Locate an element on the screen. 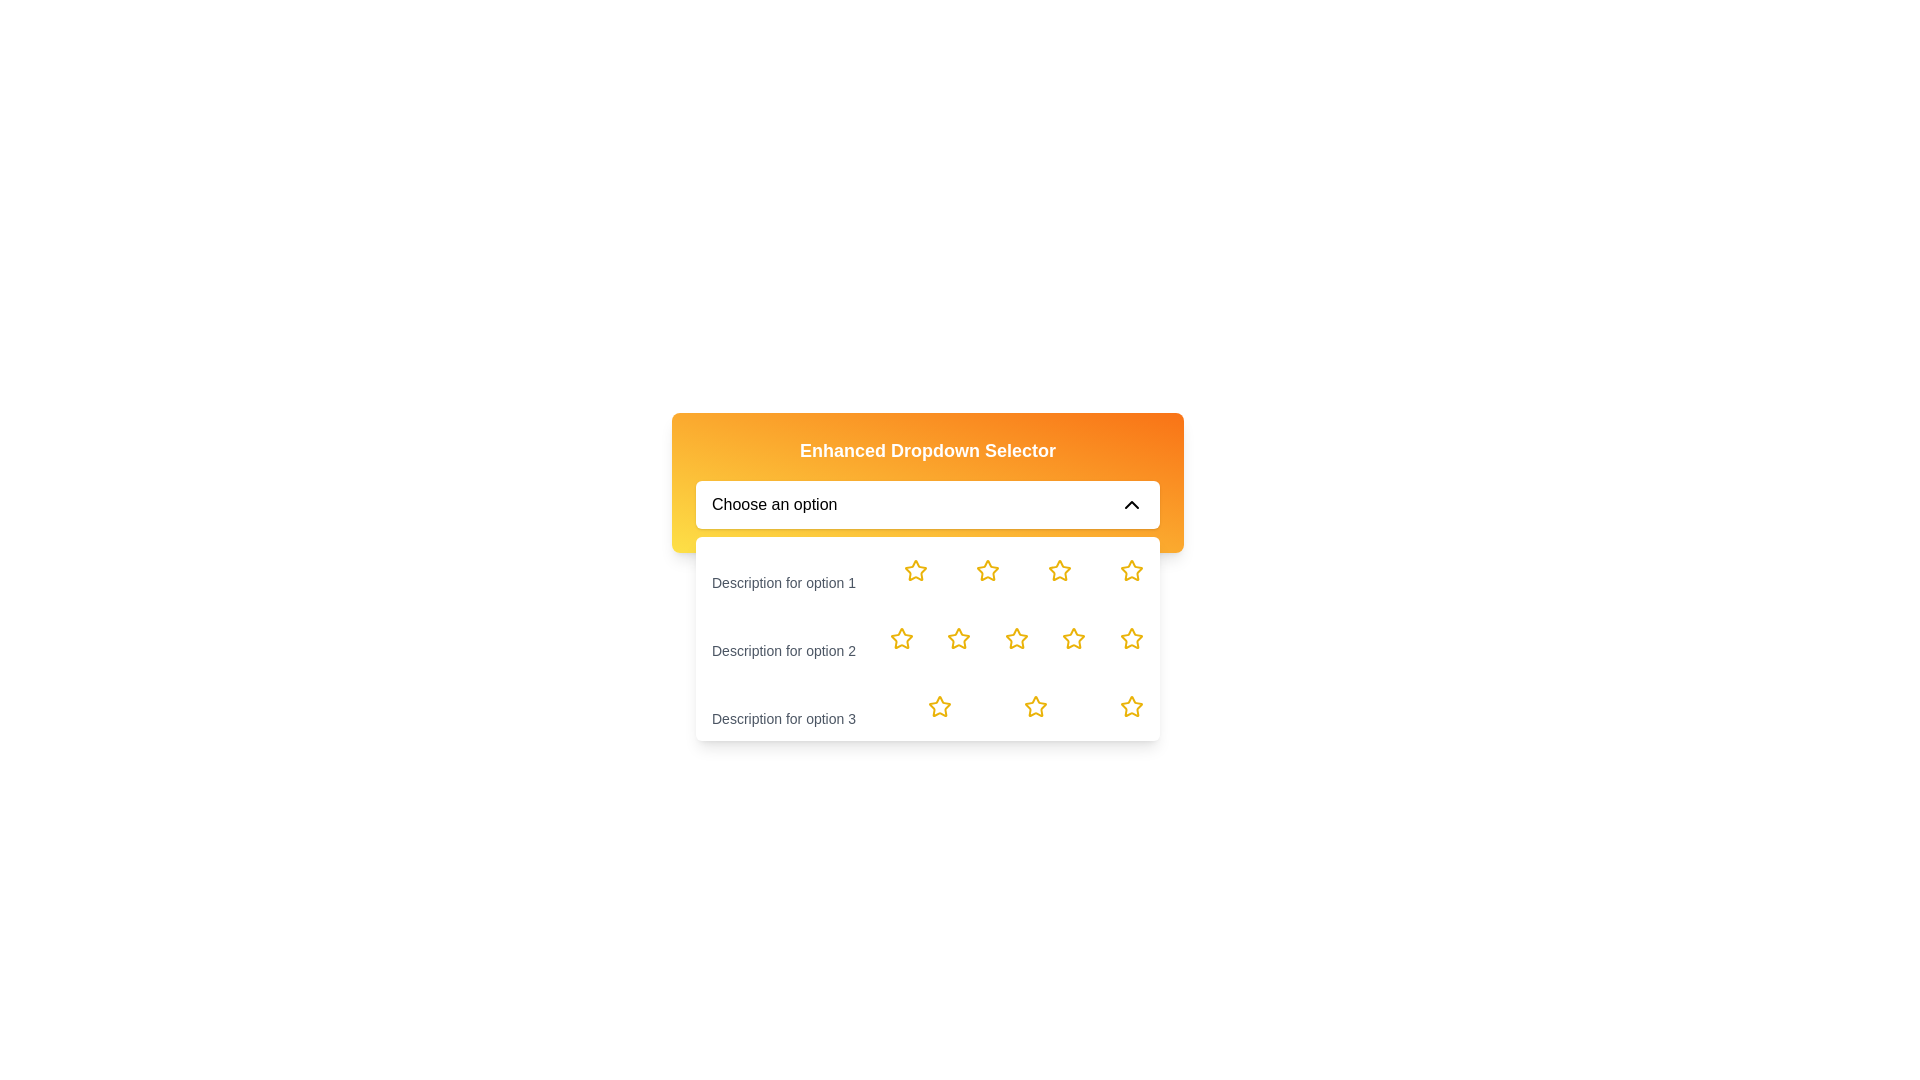 This screenshot has width=1920, height=1080. the fifth star-shaped interactive SVG icon with a yellow outline, located under the text 'Description for option 2' is located at coordinates (1073, 639).